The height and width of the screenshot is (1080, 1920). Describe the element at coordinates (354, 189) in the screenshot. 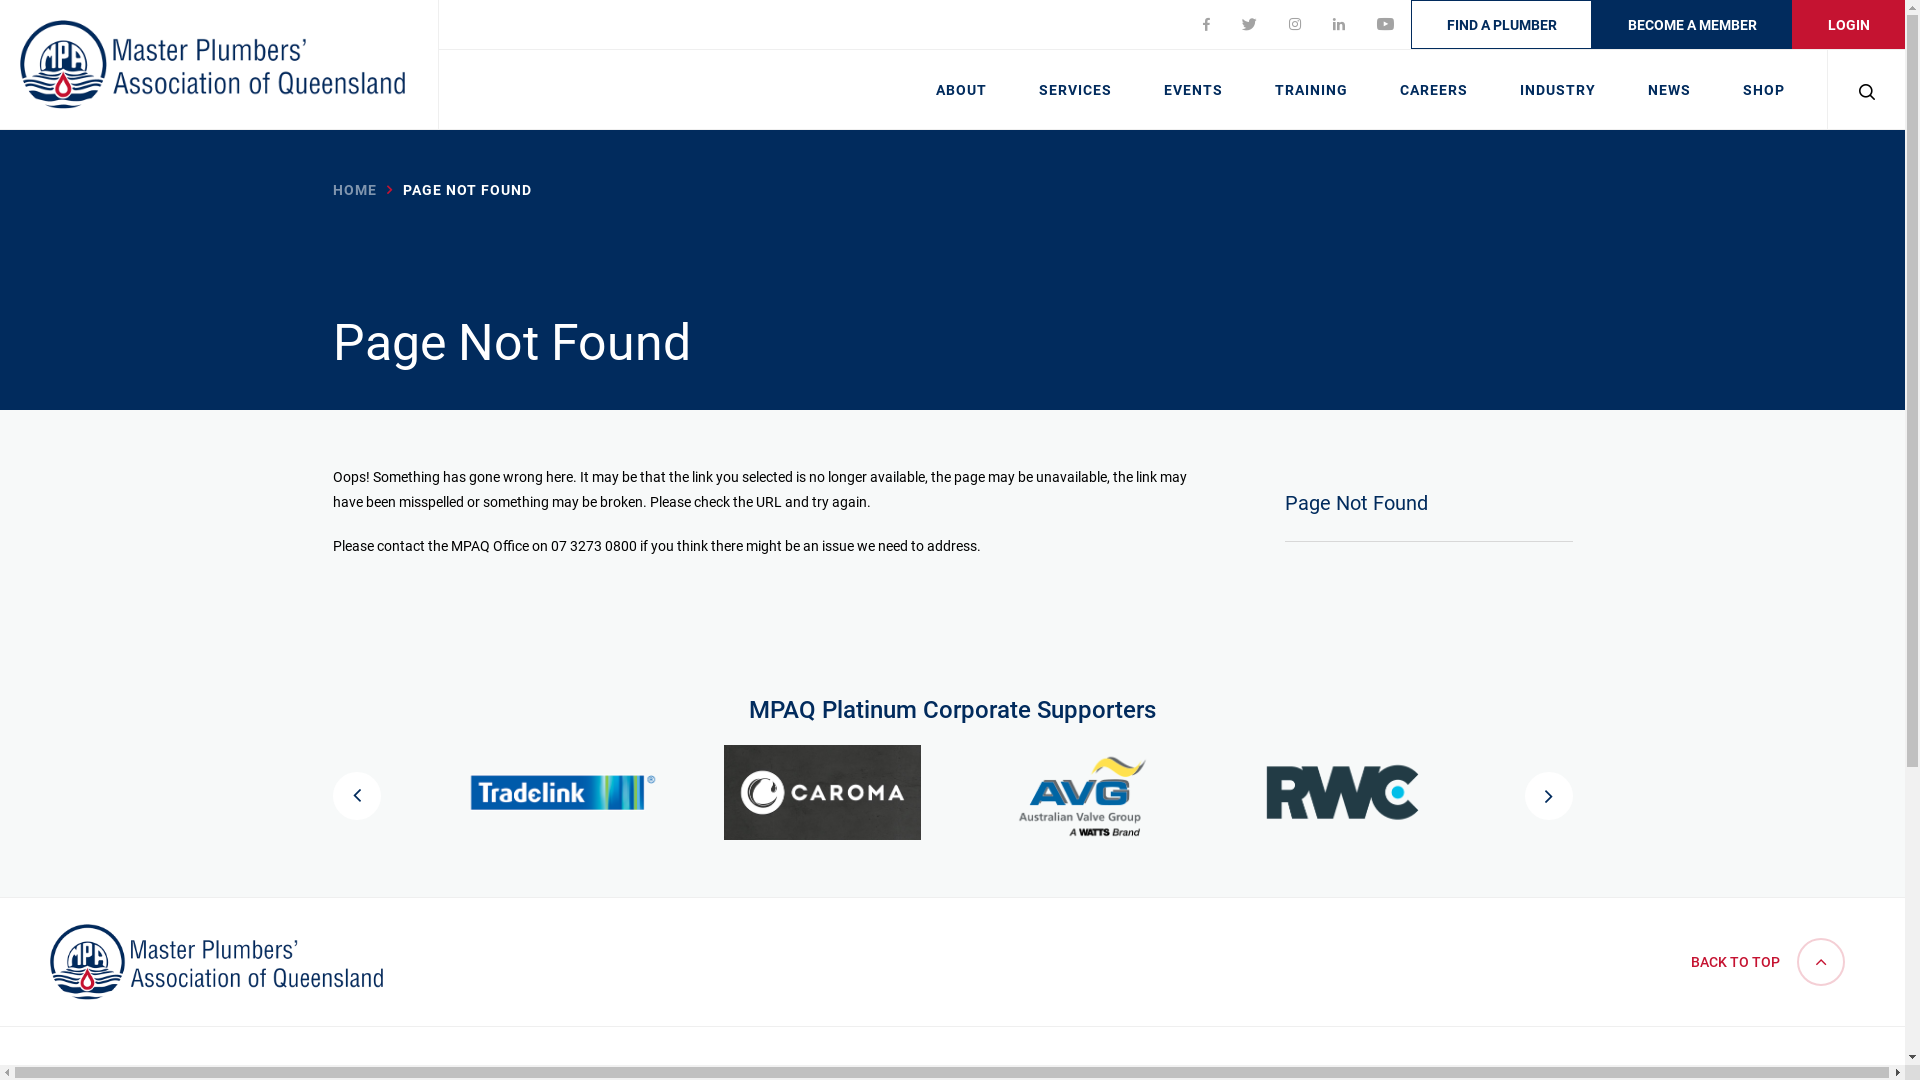

I see `'HOME'` at that location.